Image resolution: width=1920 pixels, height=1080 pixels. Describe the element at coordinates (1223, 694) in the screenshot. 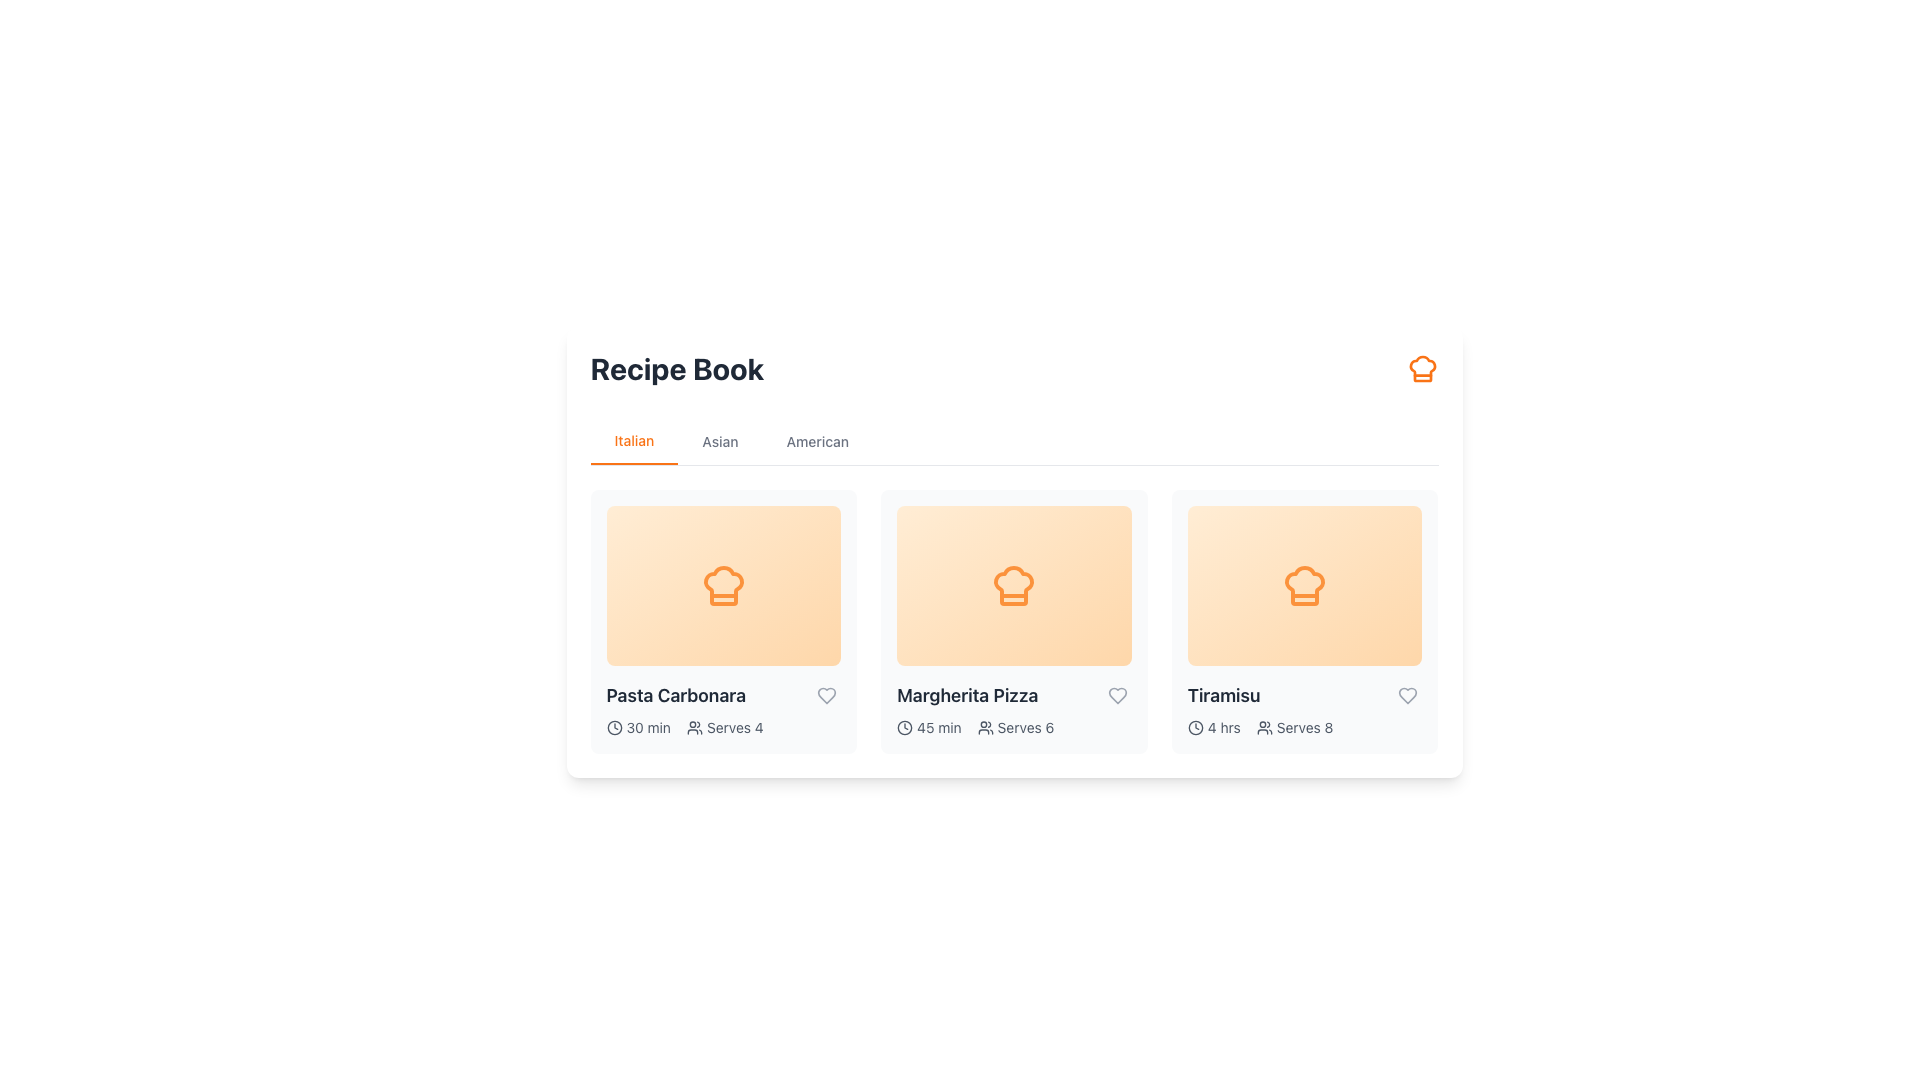

I see `text label displaying 'Tiramisu', which is styled in bold and medium-large font in dark gray color, located under the image of the Tiramisu recipe in the third card of the 'Italian' recipes list` at that location.